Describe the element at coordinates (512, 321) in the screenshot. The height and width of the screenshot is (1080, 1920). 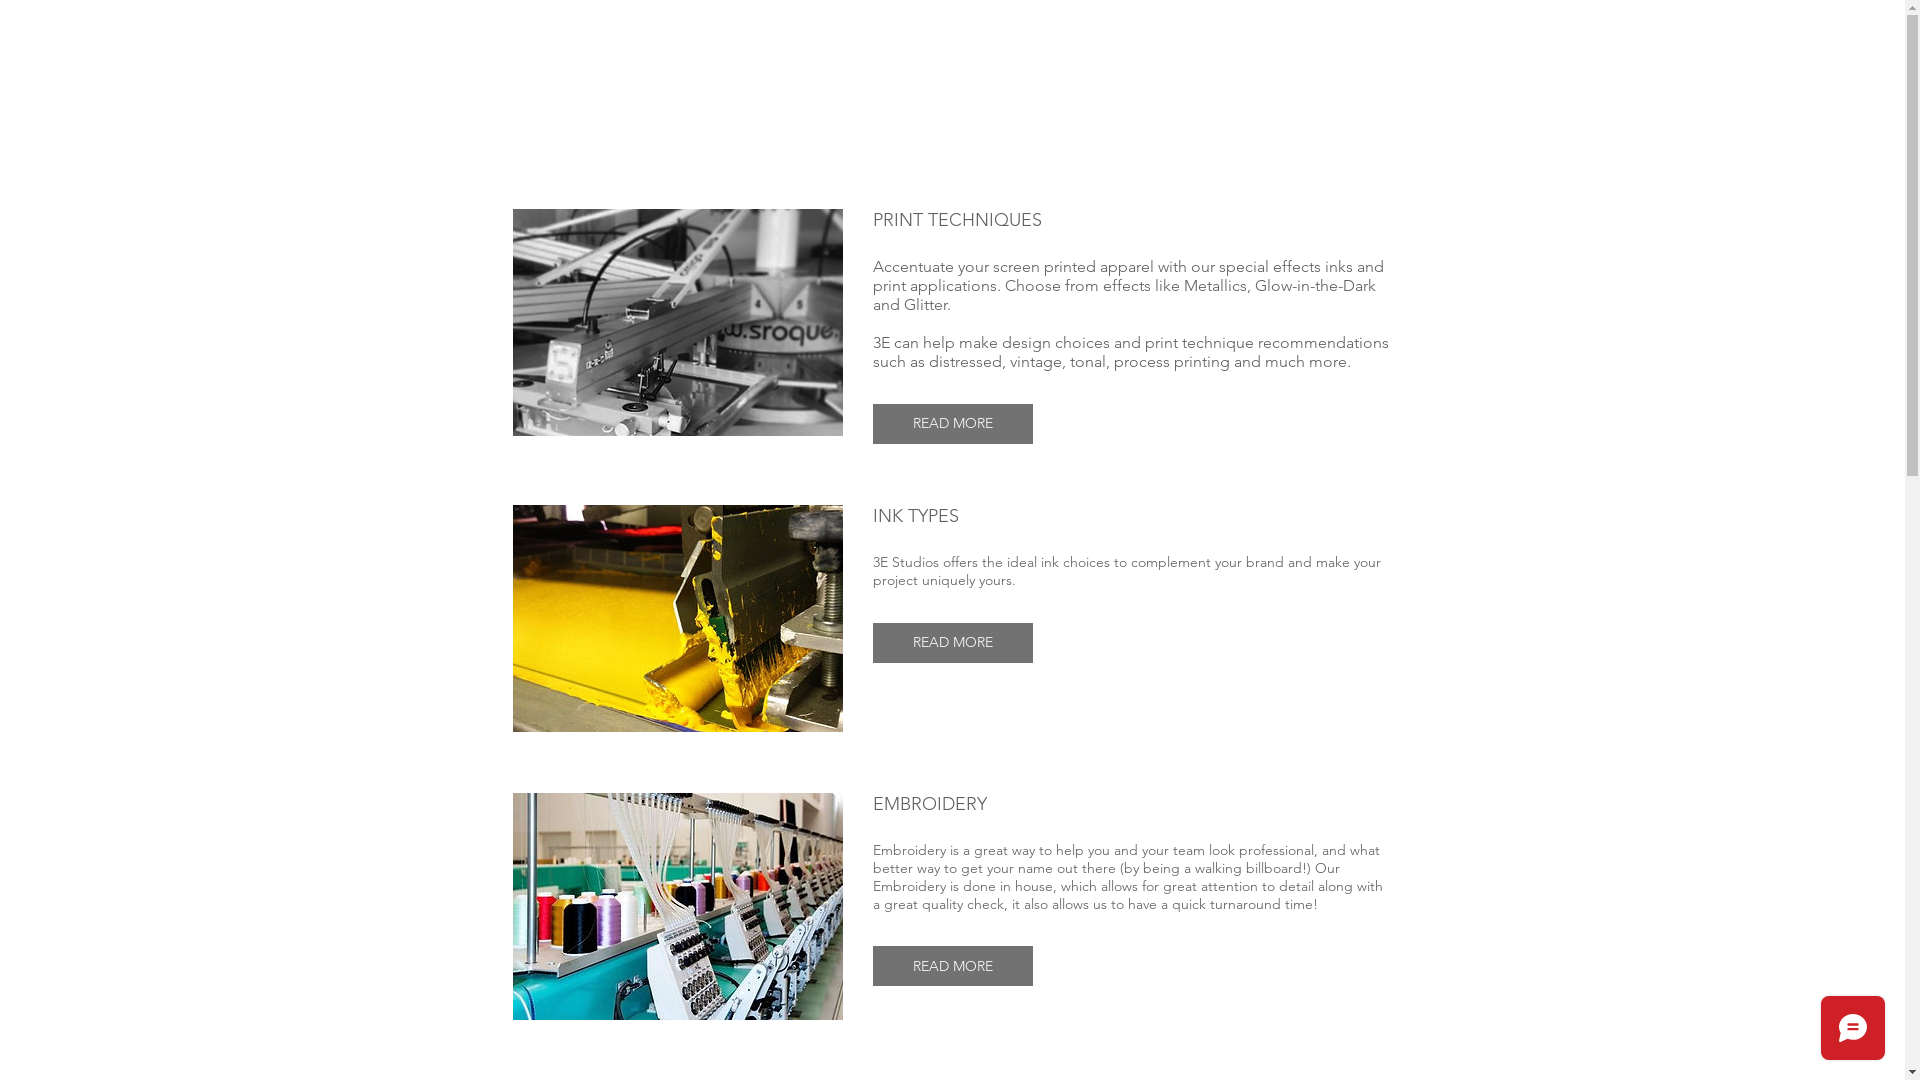
I see `'press-background.png'` at that location.